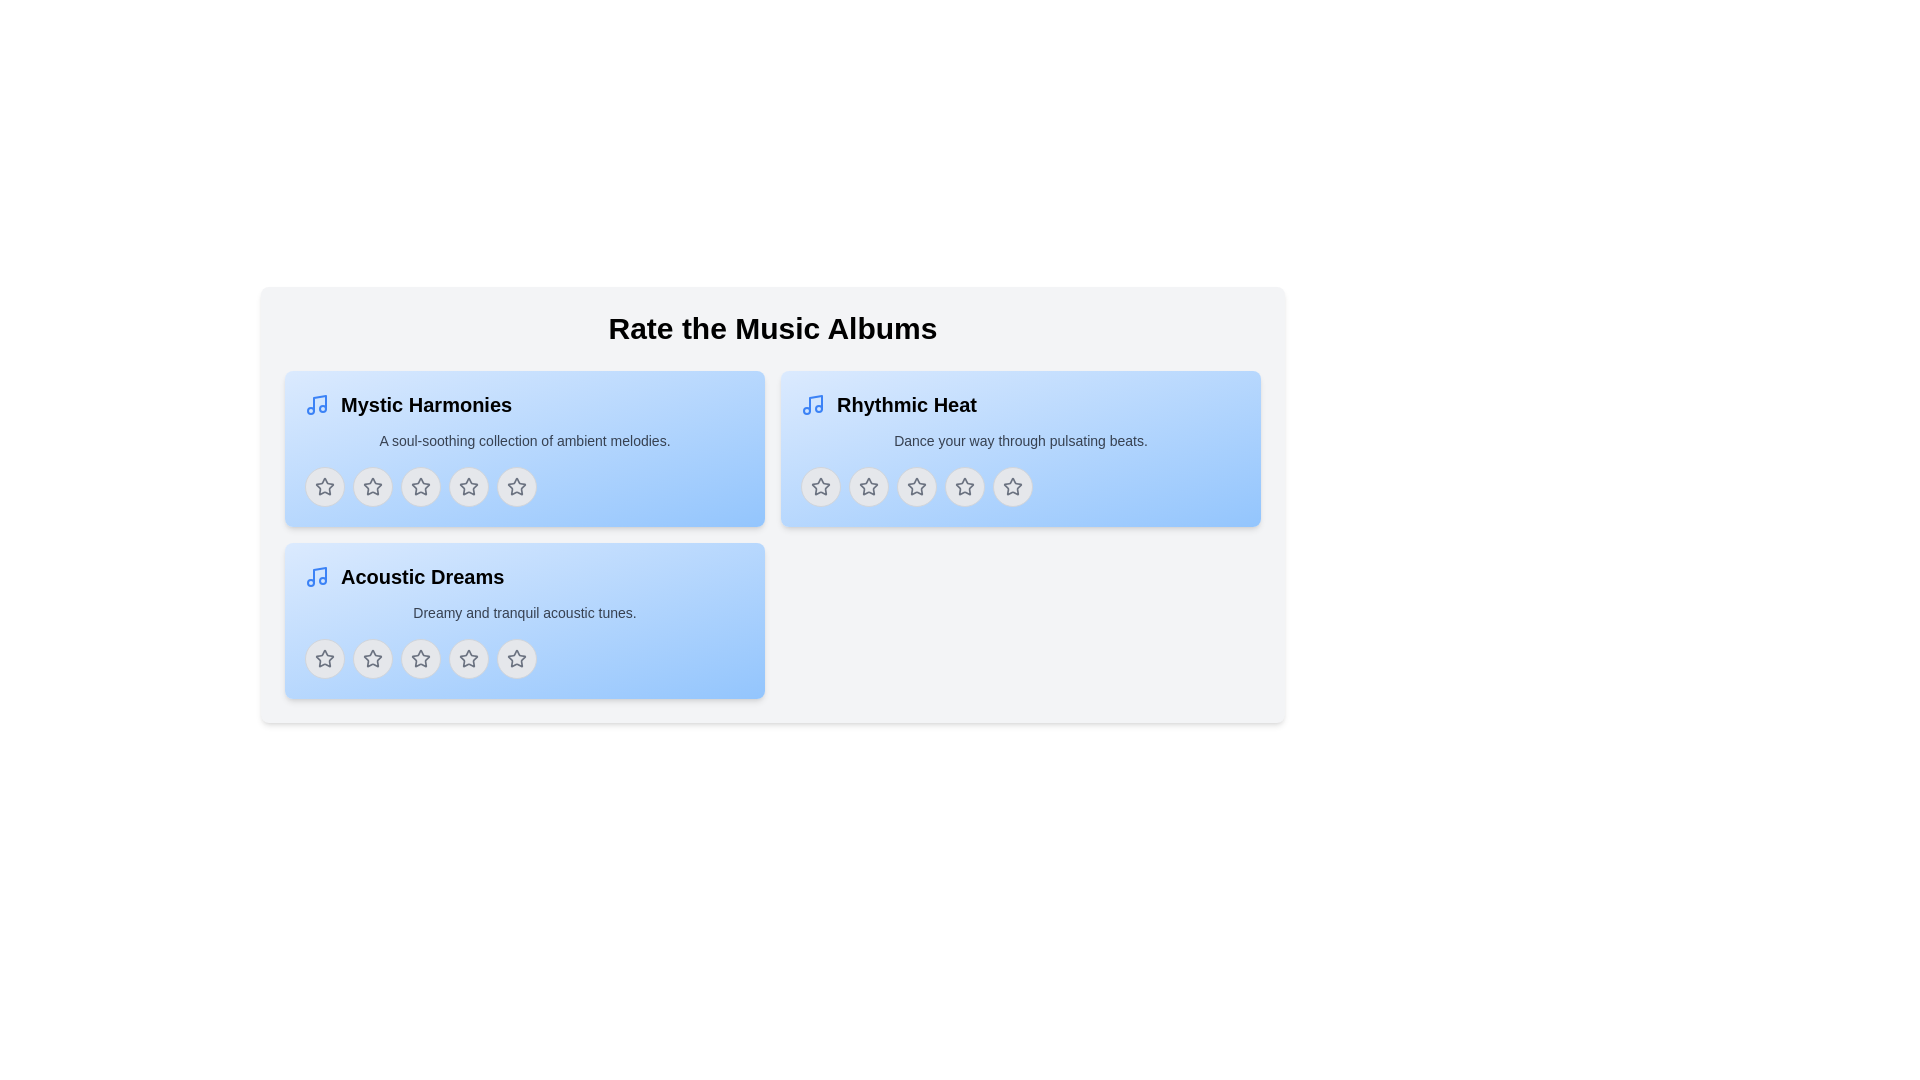 This screenshot has width=1920, height=1080. Describe the element at coordinates (1012, 486) in the screenshot. I see `the fifth rating star for the 'Rhythmic Heat' music album` at that location.